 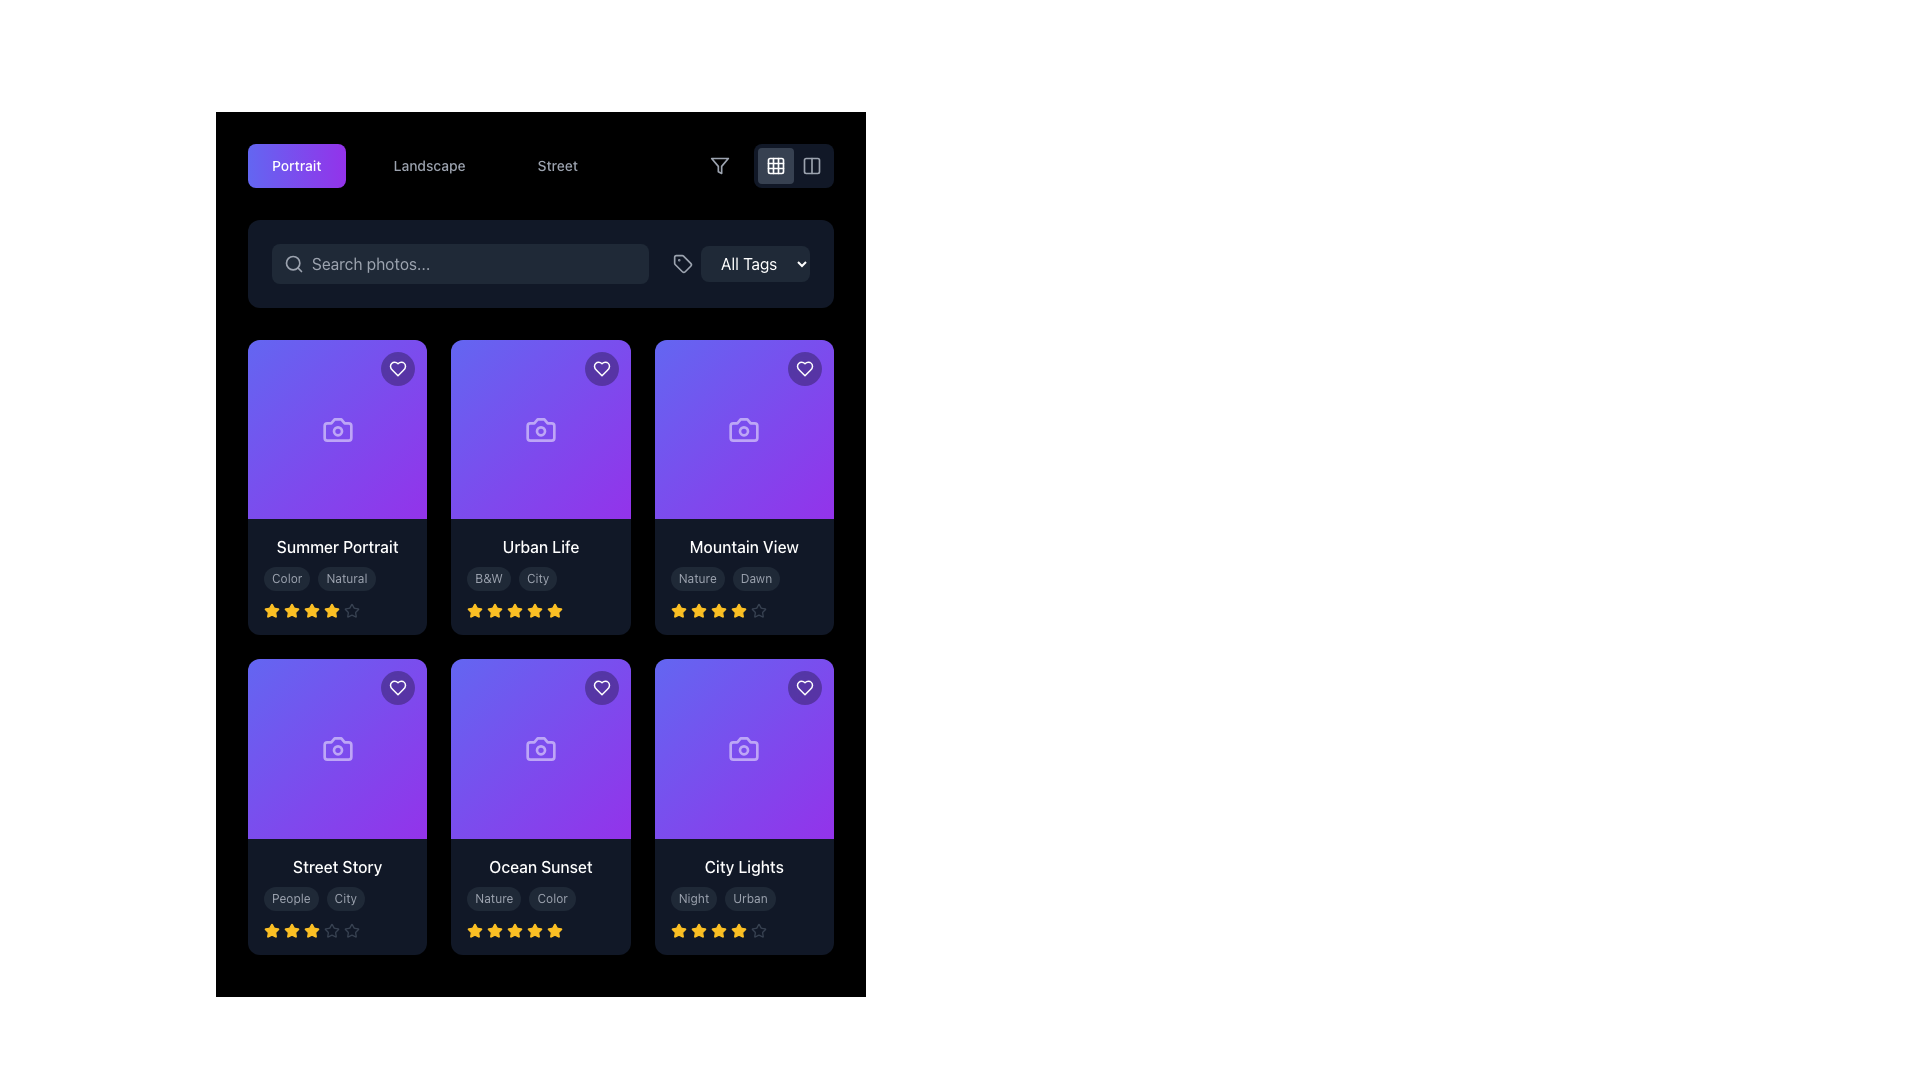 What do you see at coordinates (337, 930) in the screenshot?
I see `the inactive fifth star icon in the rating system on the 'Street Story' card to rate this level` at bounding box center [337, 930].